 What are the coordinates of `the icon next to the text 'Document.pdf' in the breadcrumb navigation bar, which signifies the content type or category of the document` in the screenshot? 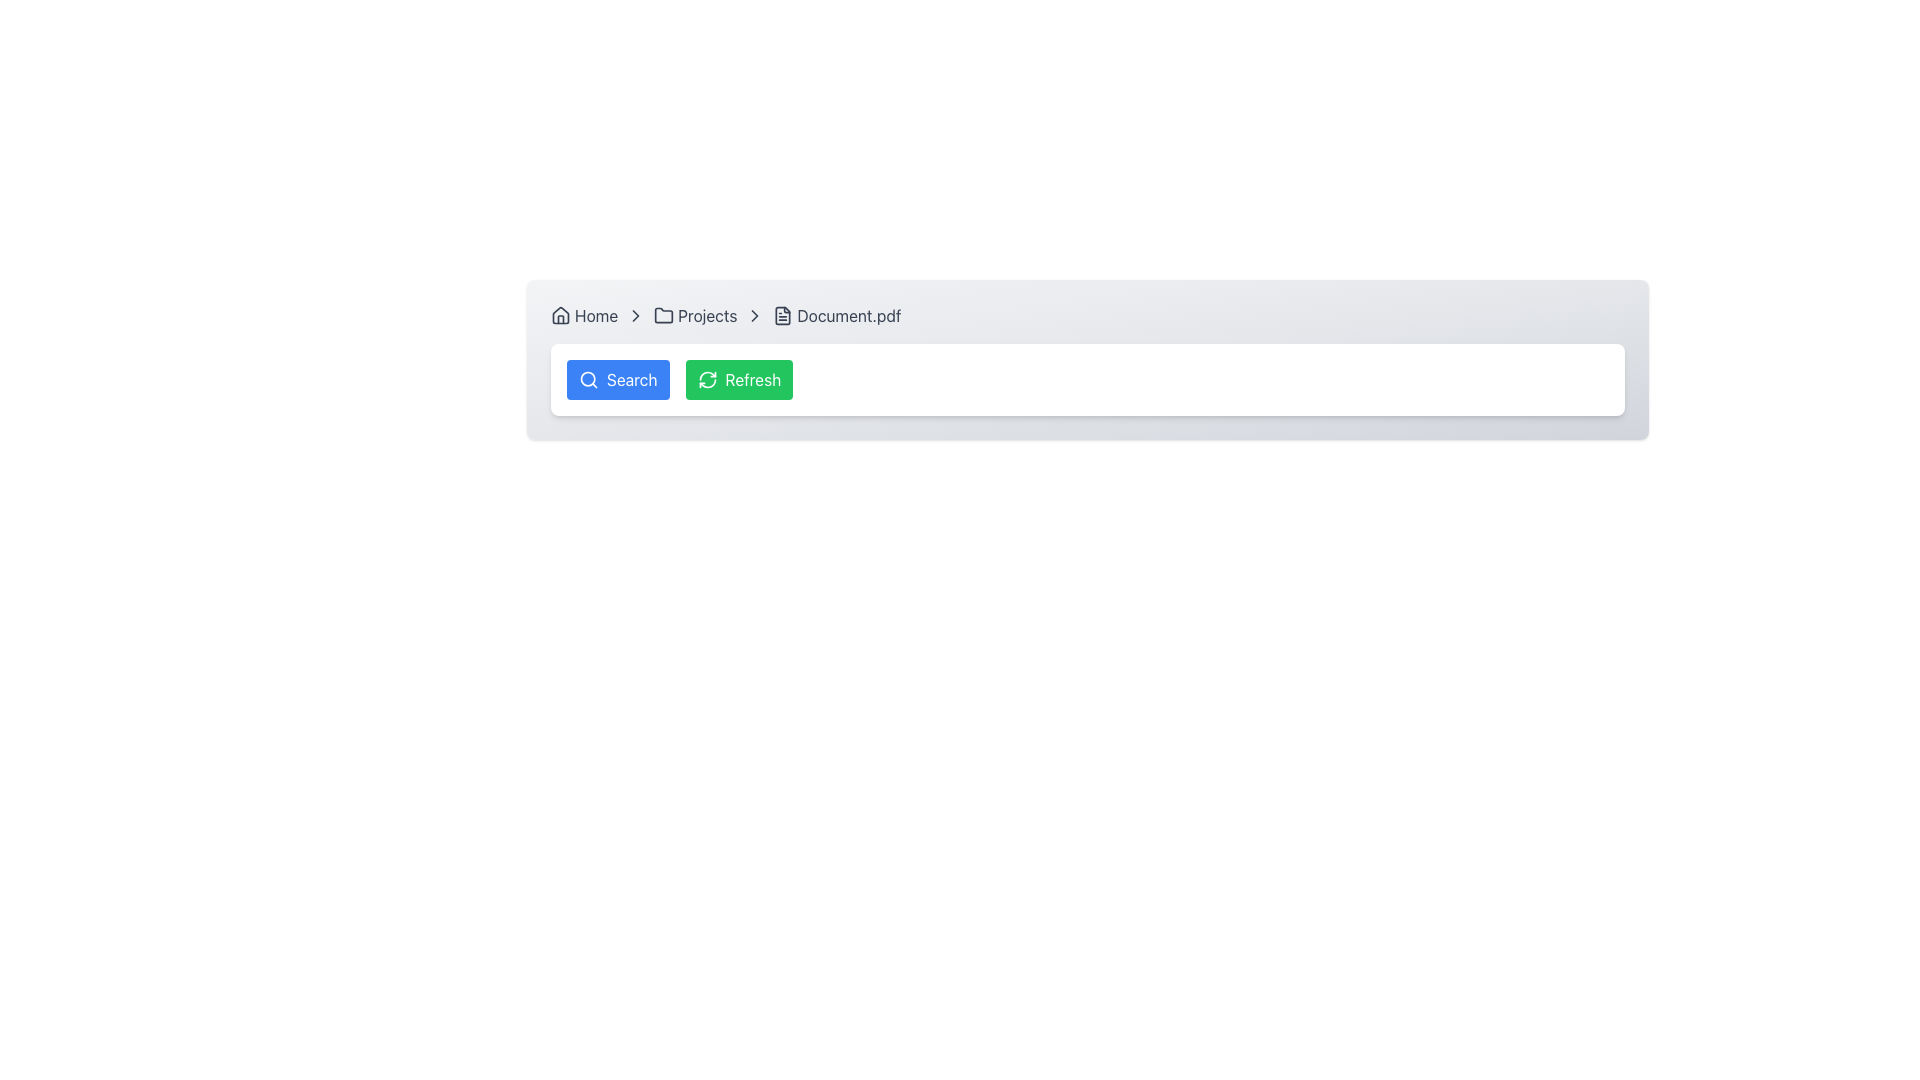 It's located at (782, 315).